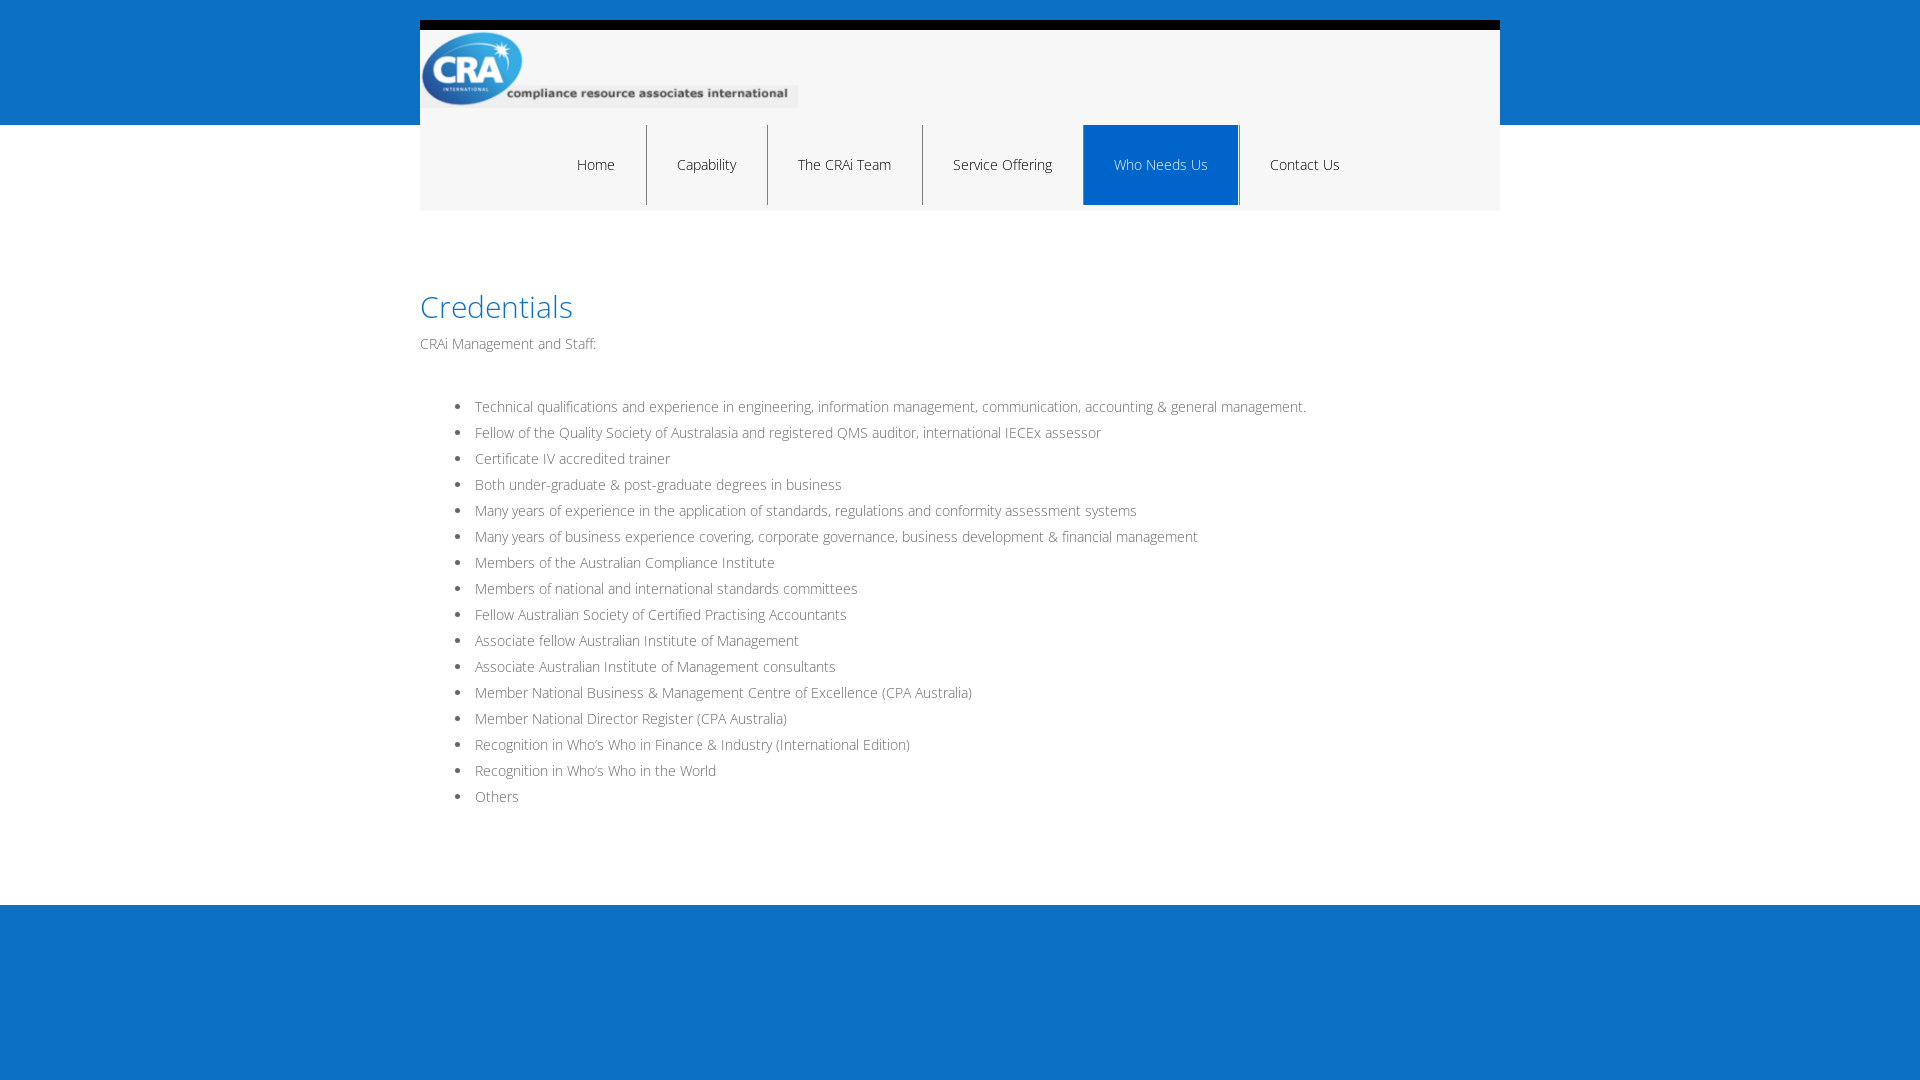 The height and width of the screenshot is (1080, 1920). Describe the element at coordinates (1161, 164) in the screenshot. I see `'Who Needs Us'` at that location.